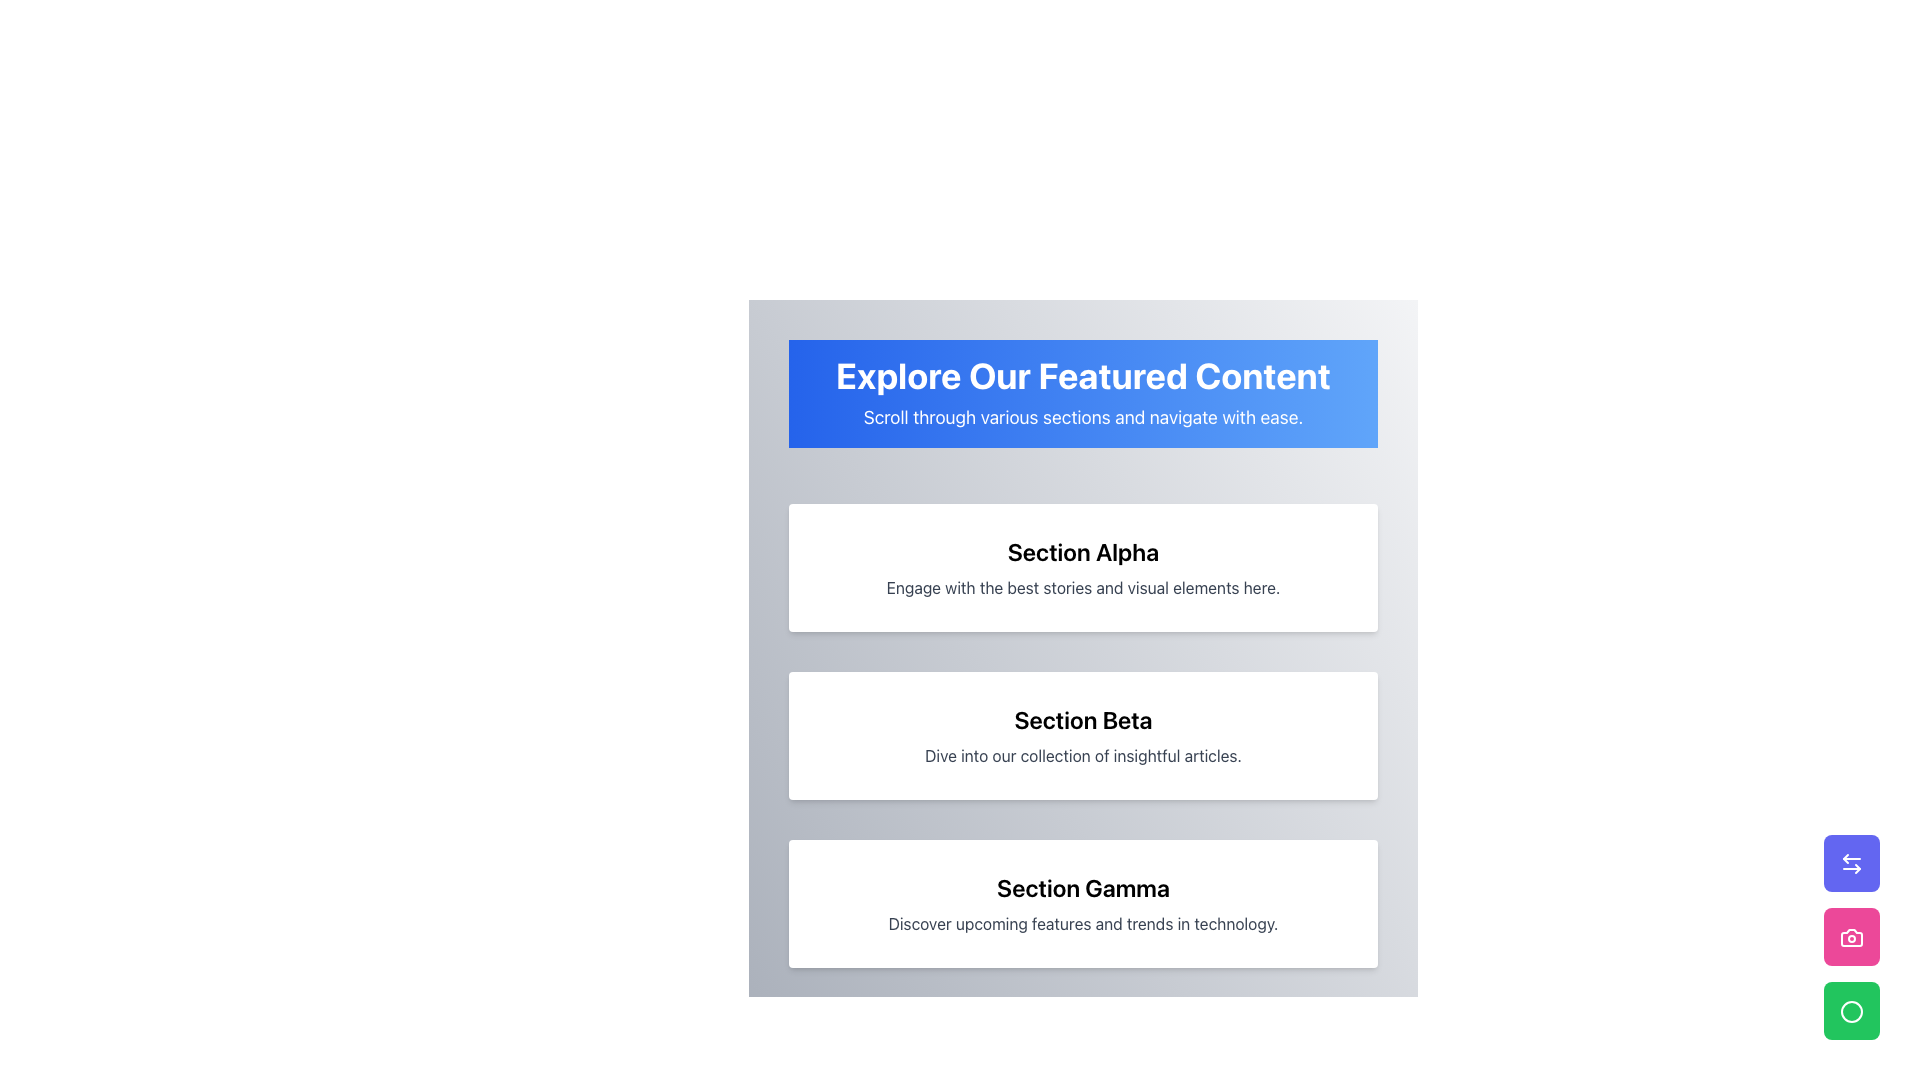 The width and height of the screenshot is (1920, 1080). What do you see at coordinates (1082, 903) in the screenshot?
I see `heading 'Section Gamma' and subtitle 'Discover upcoming features and trends in technology.' from the Content Card located at the center of the third card in a vertically stacked list` at bounding box center [1082, 903].